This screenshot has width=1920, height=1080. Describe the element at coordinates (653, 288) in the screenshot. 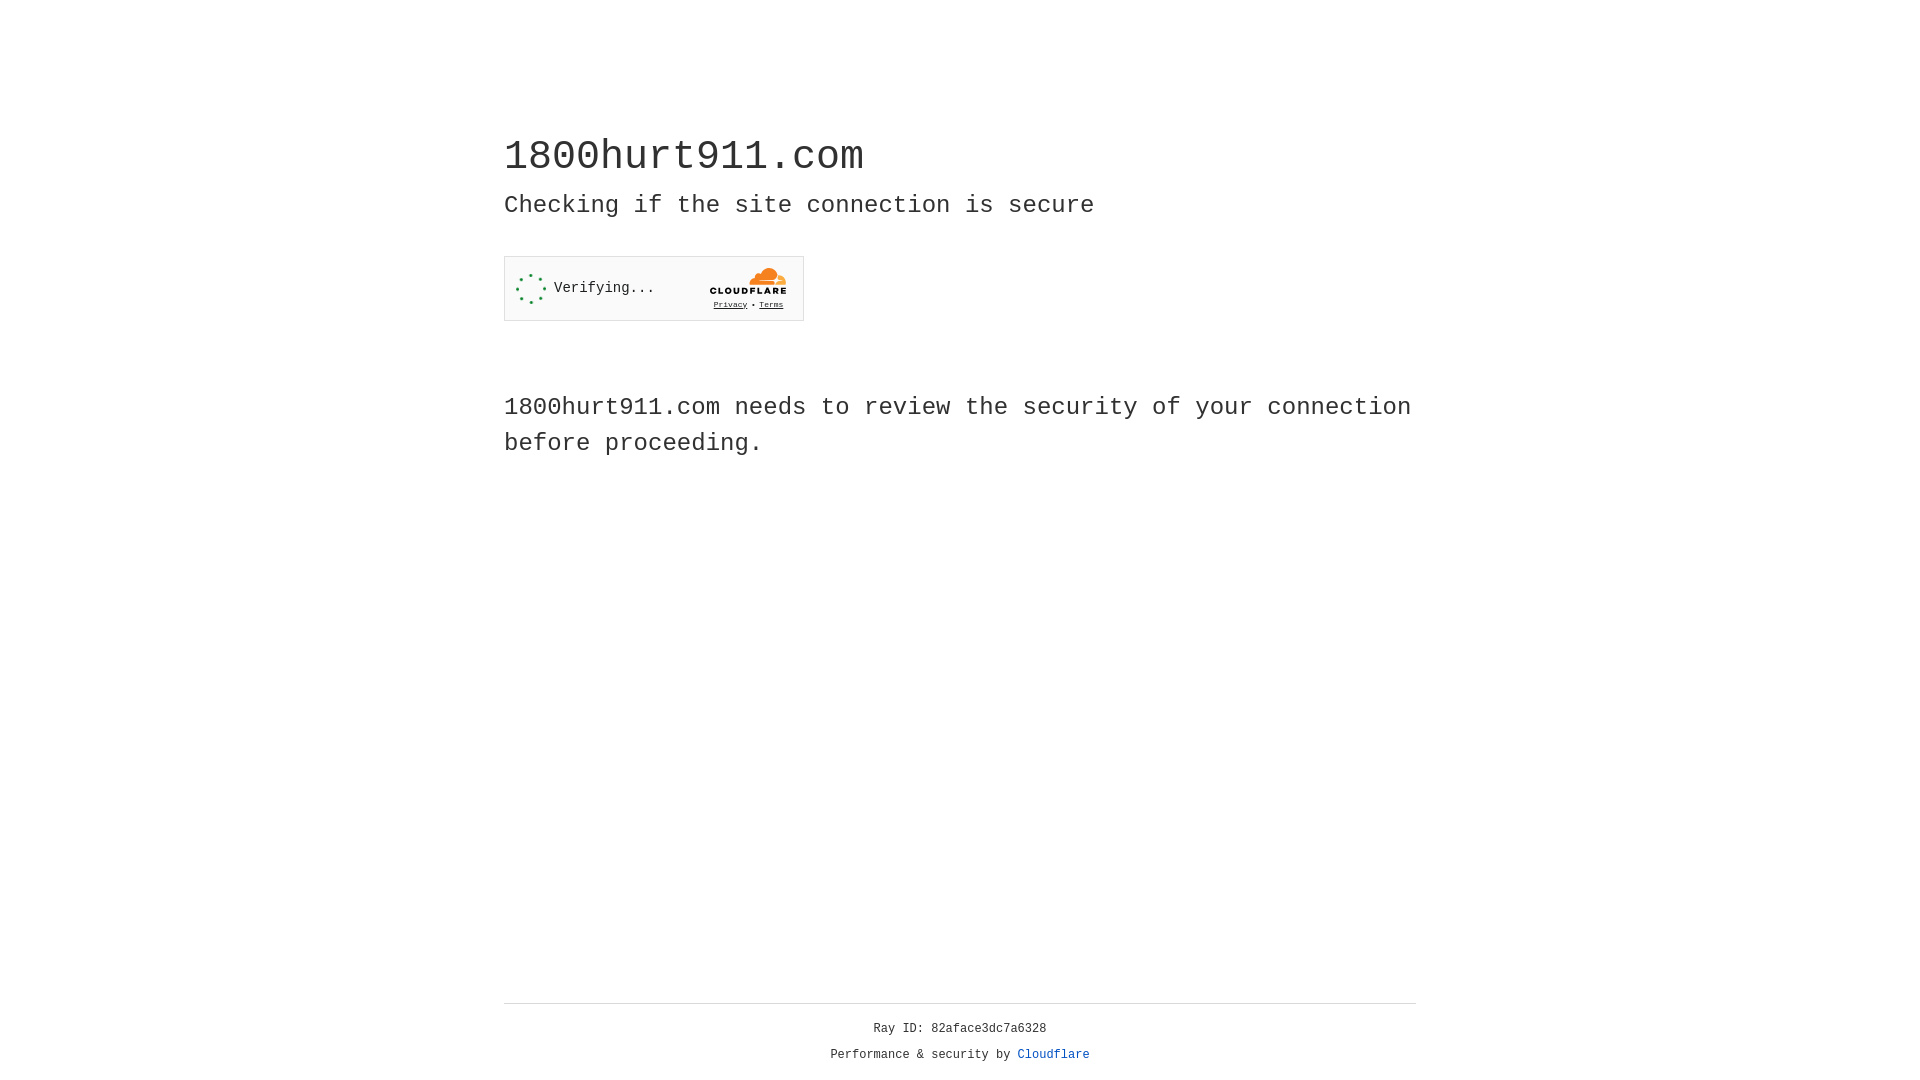

I see `'Widget containing a Cloudflare security challenge'` at that location.